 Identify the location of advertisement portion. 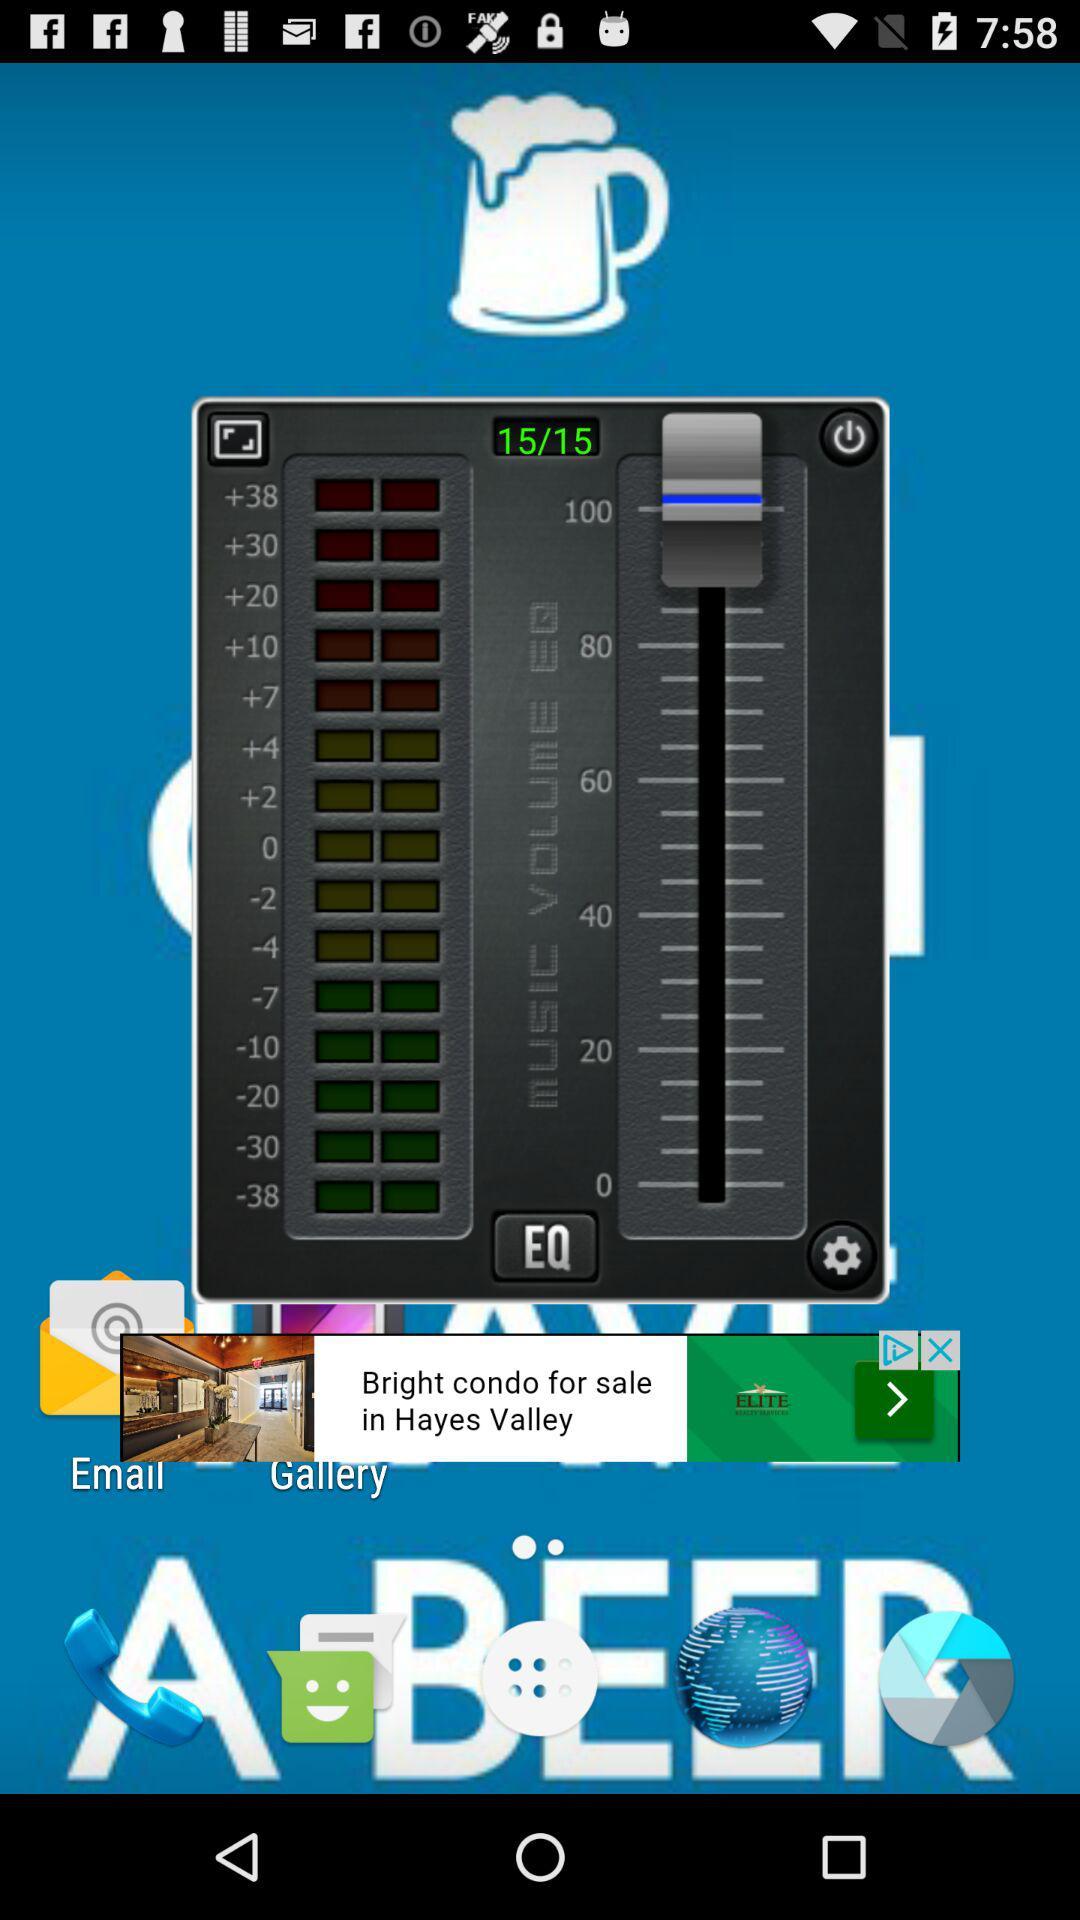
(540, 1395).